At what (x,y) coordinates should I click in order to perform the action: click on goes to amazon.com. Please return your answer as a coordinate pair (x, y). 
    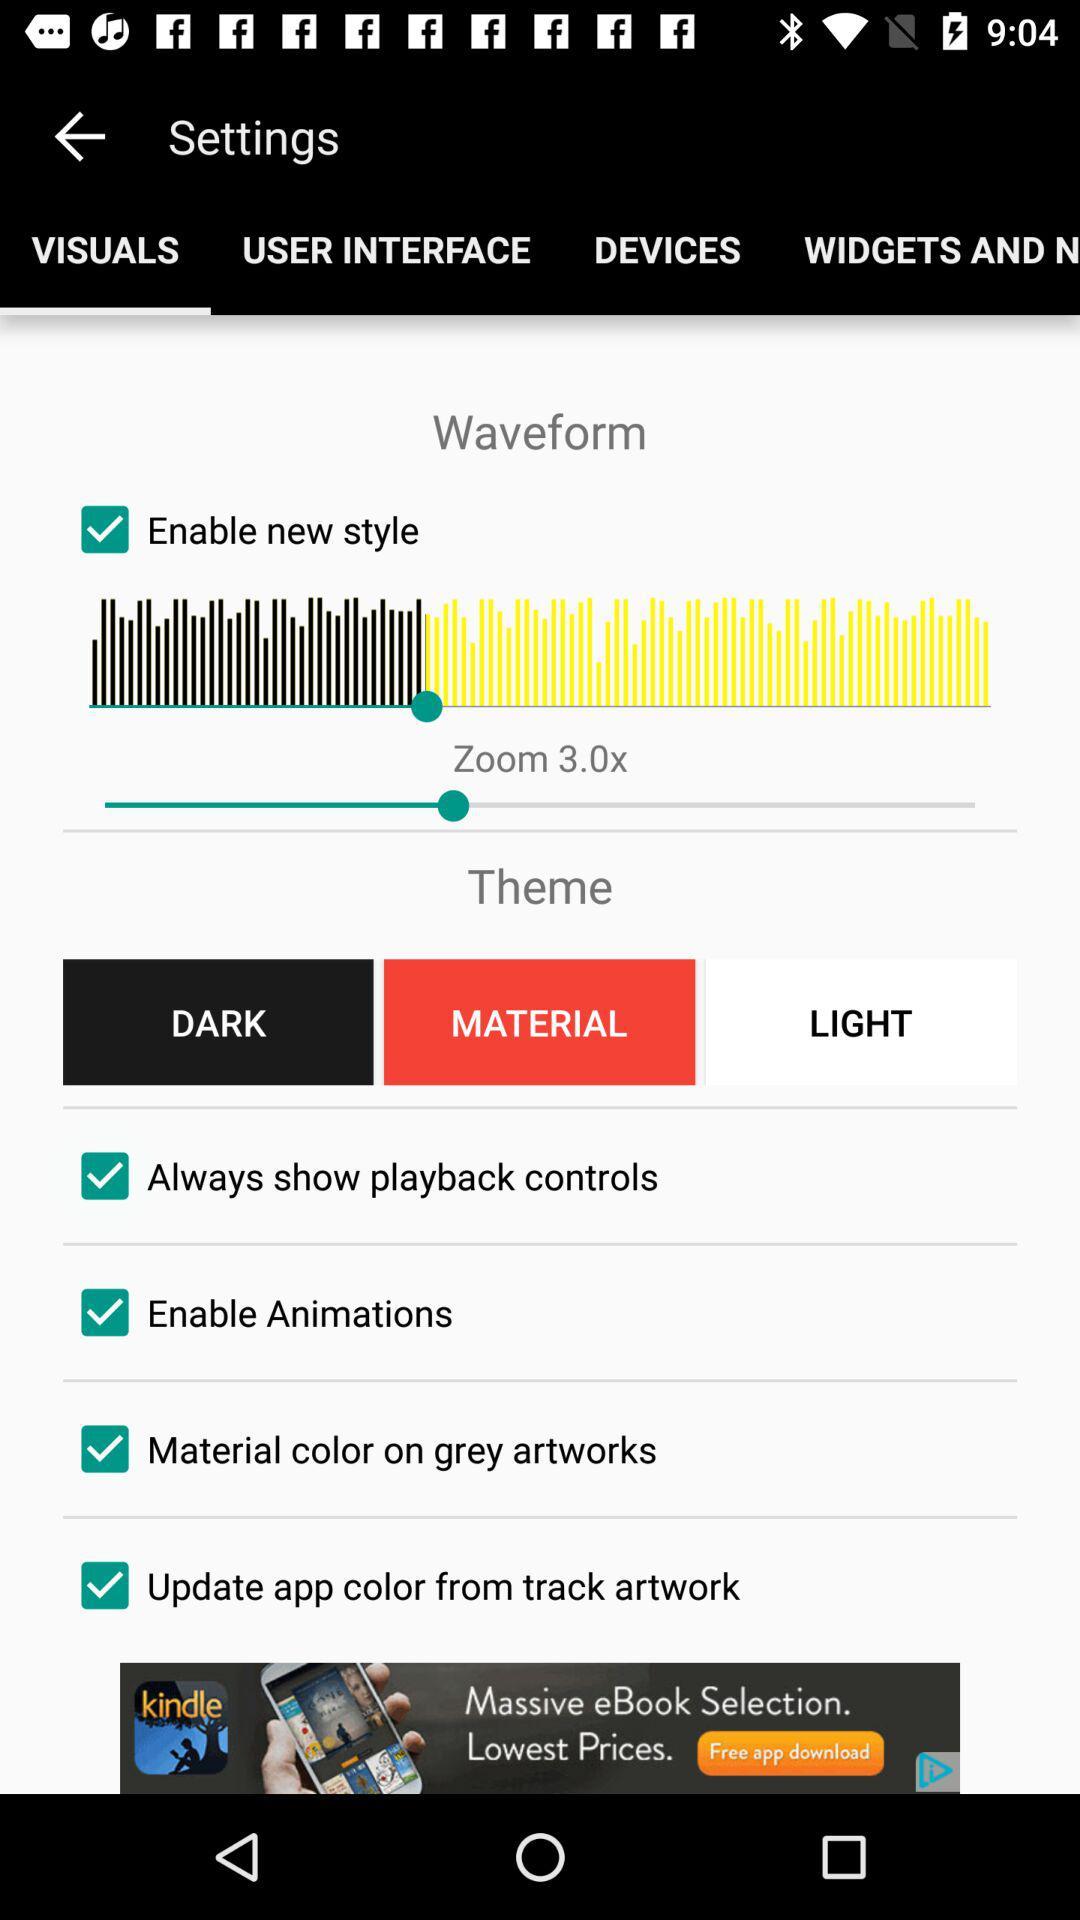
    Looking at the image, I should click on (540, 1727).